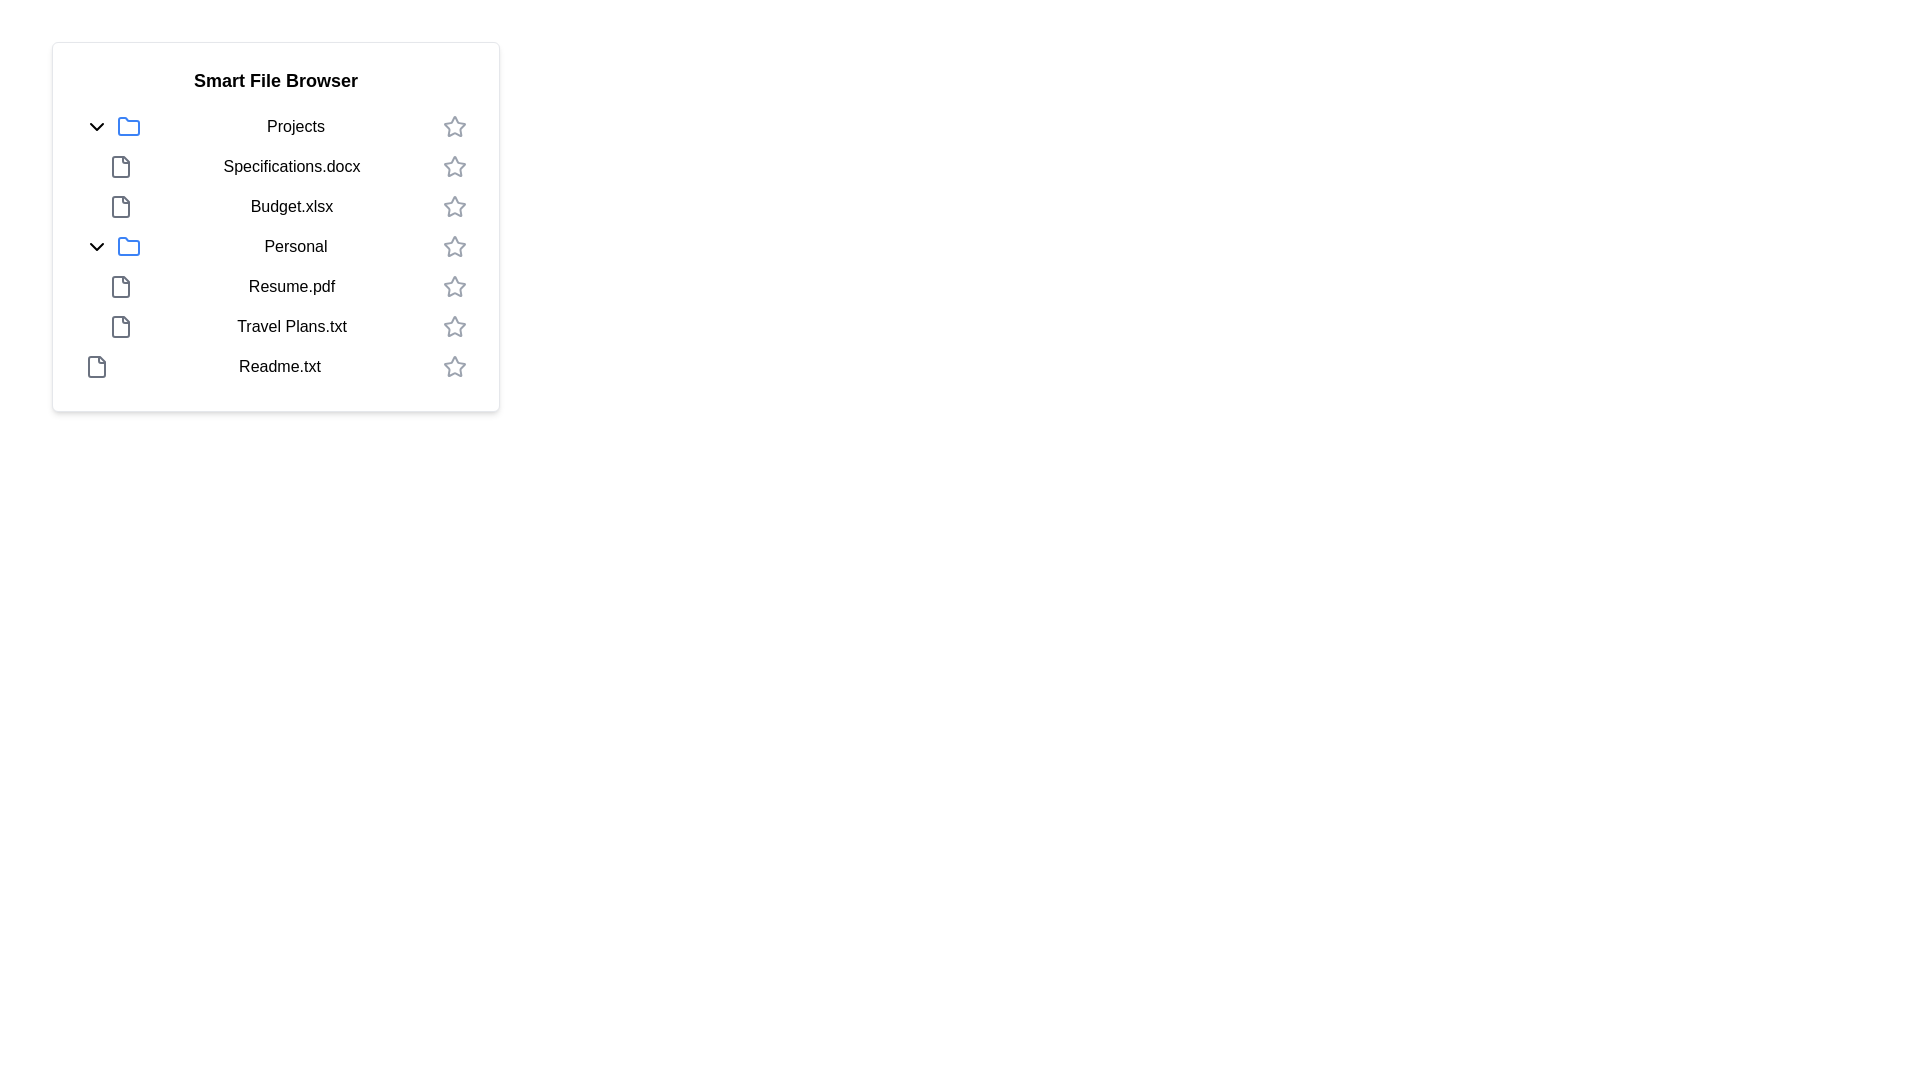  What do you see at coordinates (119, 207) in the screenshot?
I see `the file icon representing 'Budget.xlsx' in the file browser interface, which is the second item under the 'Projects' folder grouping` at bounding box center [119, 207].